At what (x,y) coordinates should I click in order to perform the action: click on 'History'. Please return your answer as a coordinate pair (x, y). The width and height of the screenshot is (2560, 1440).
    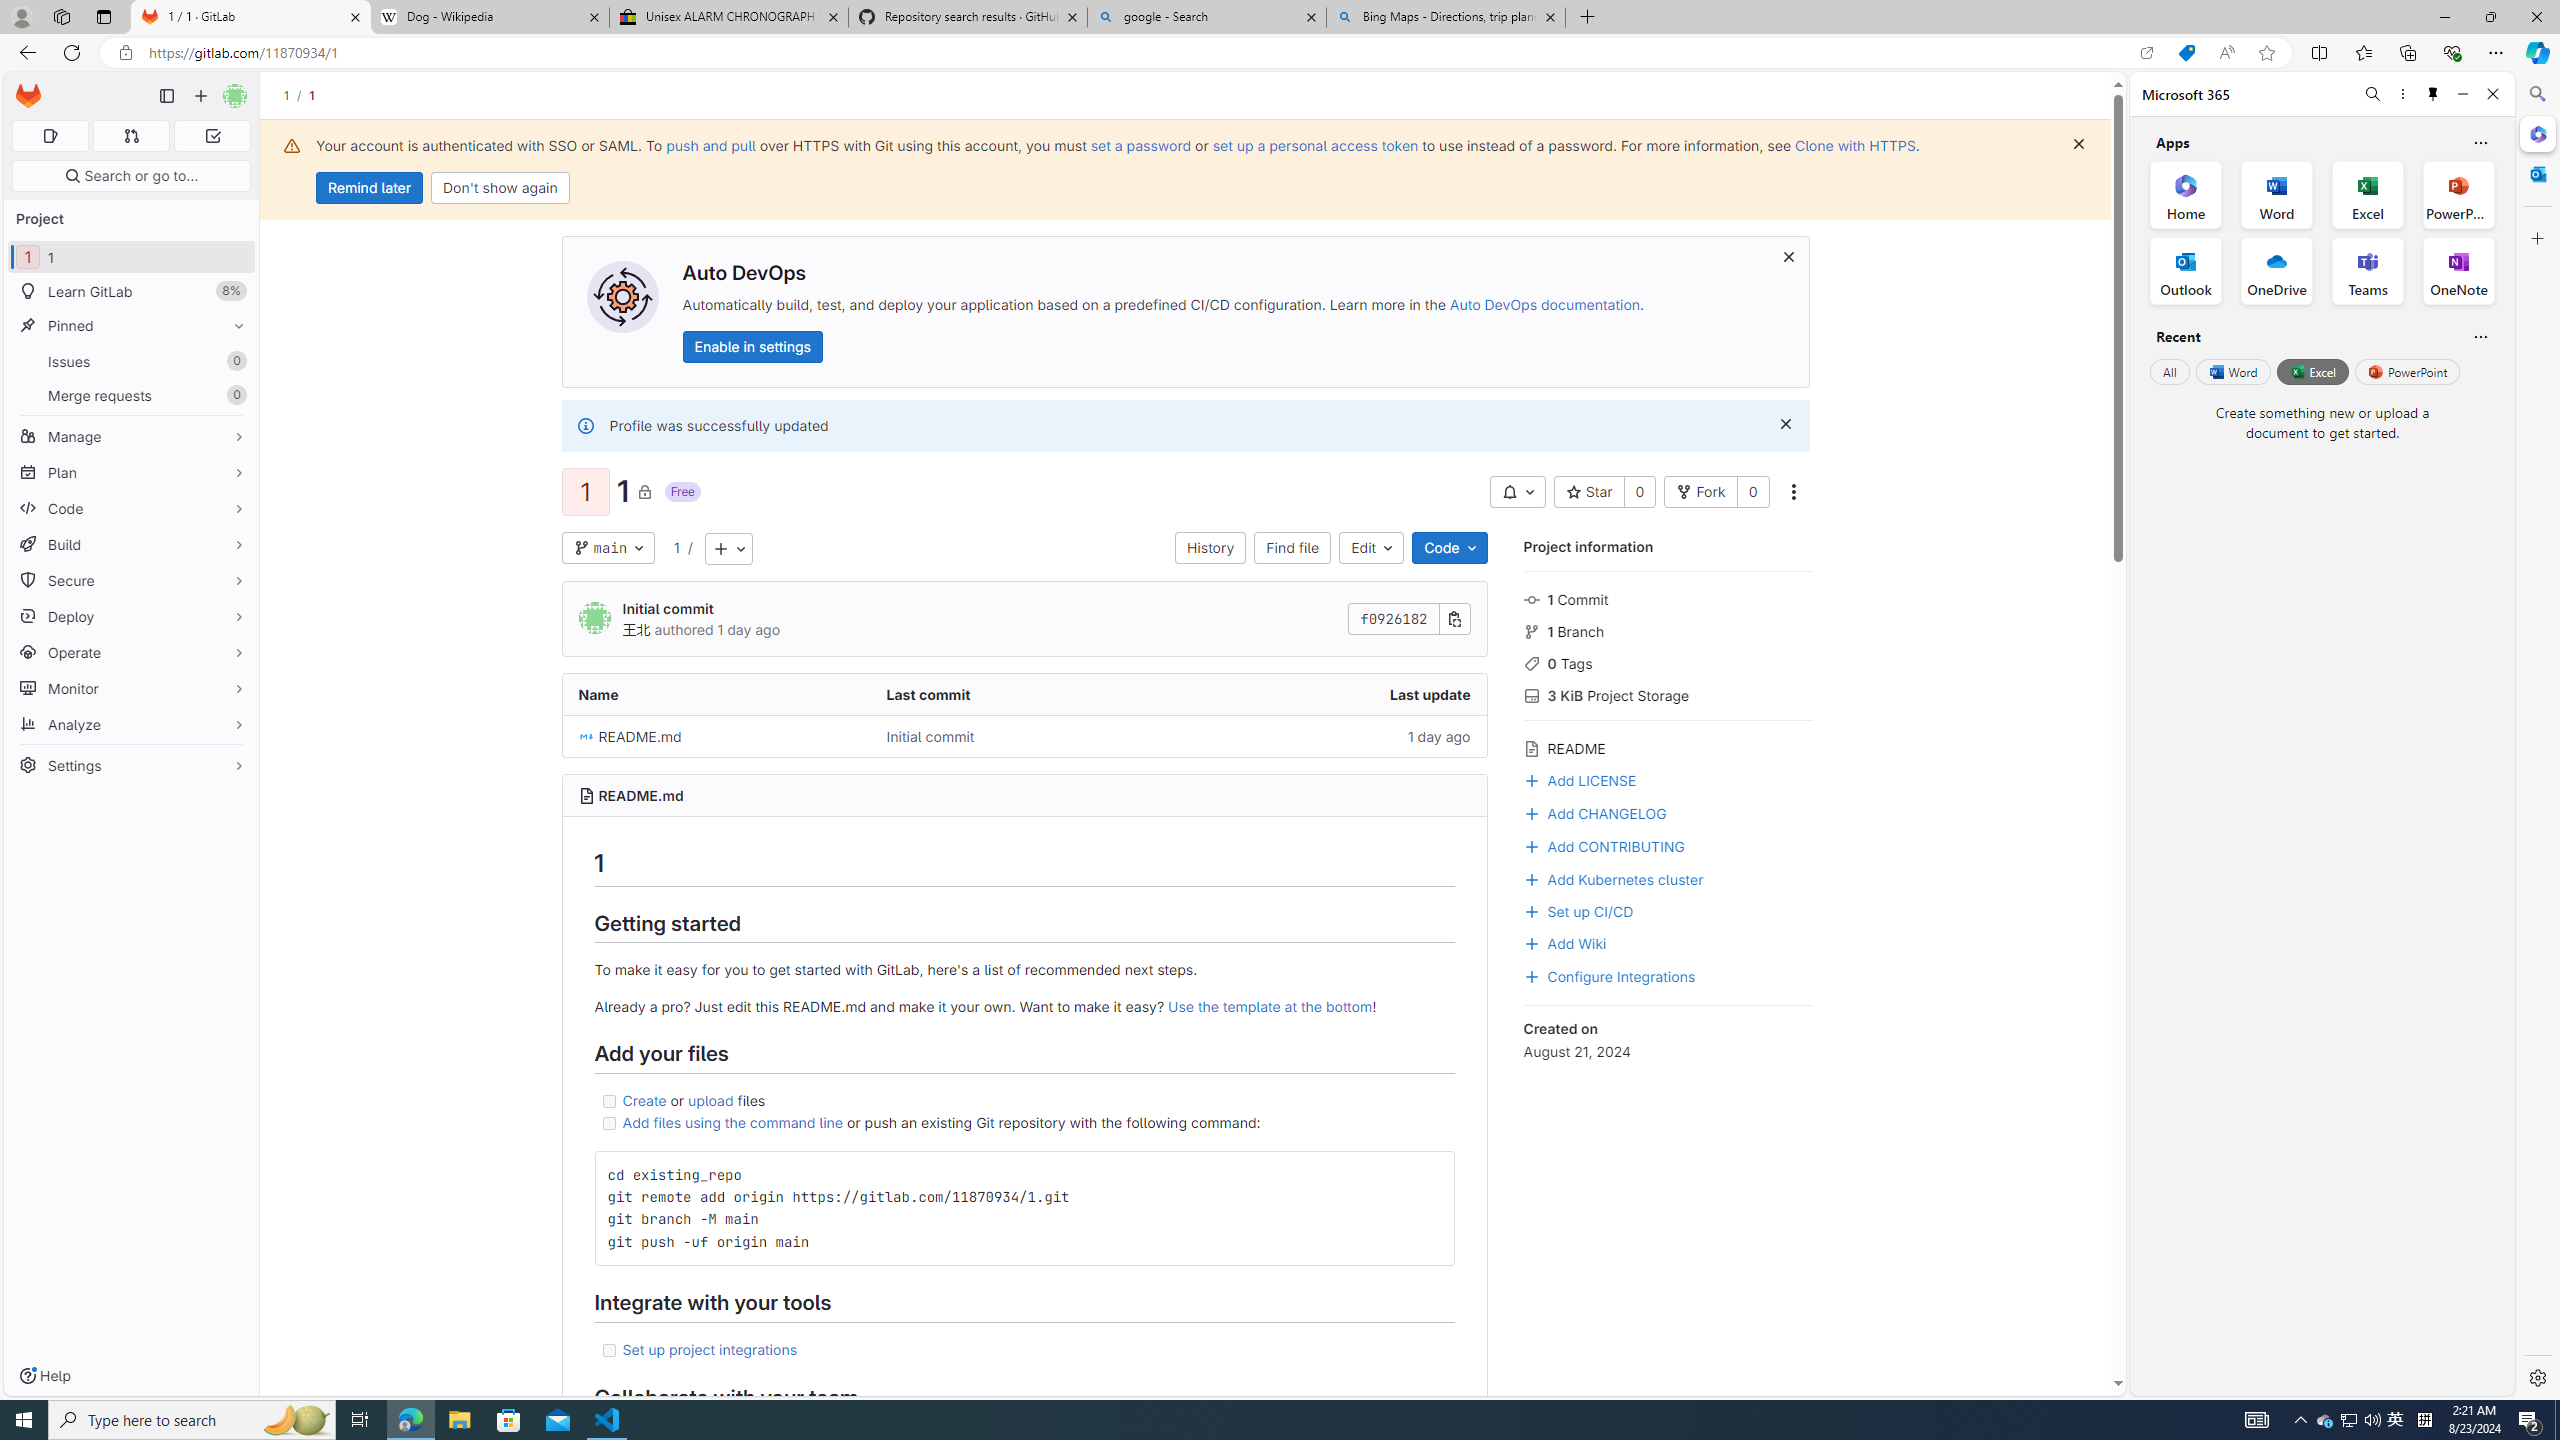
    Looking at the image, I should click on (1210, 547).